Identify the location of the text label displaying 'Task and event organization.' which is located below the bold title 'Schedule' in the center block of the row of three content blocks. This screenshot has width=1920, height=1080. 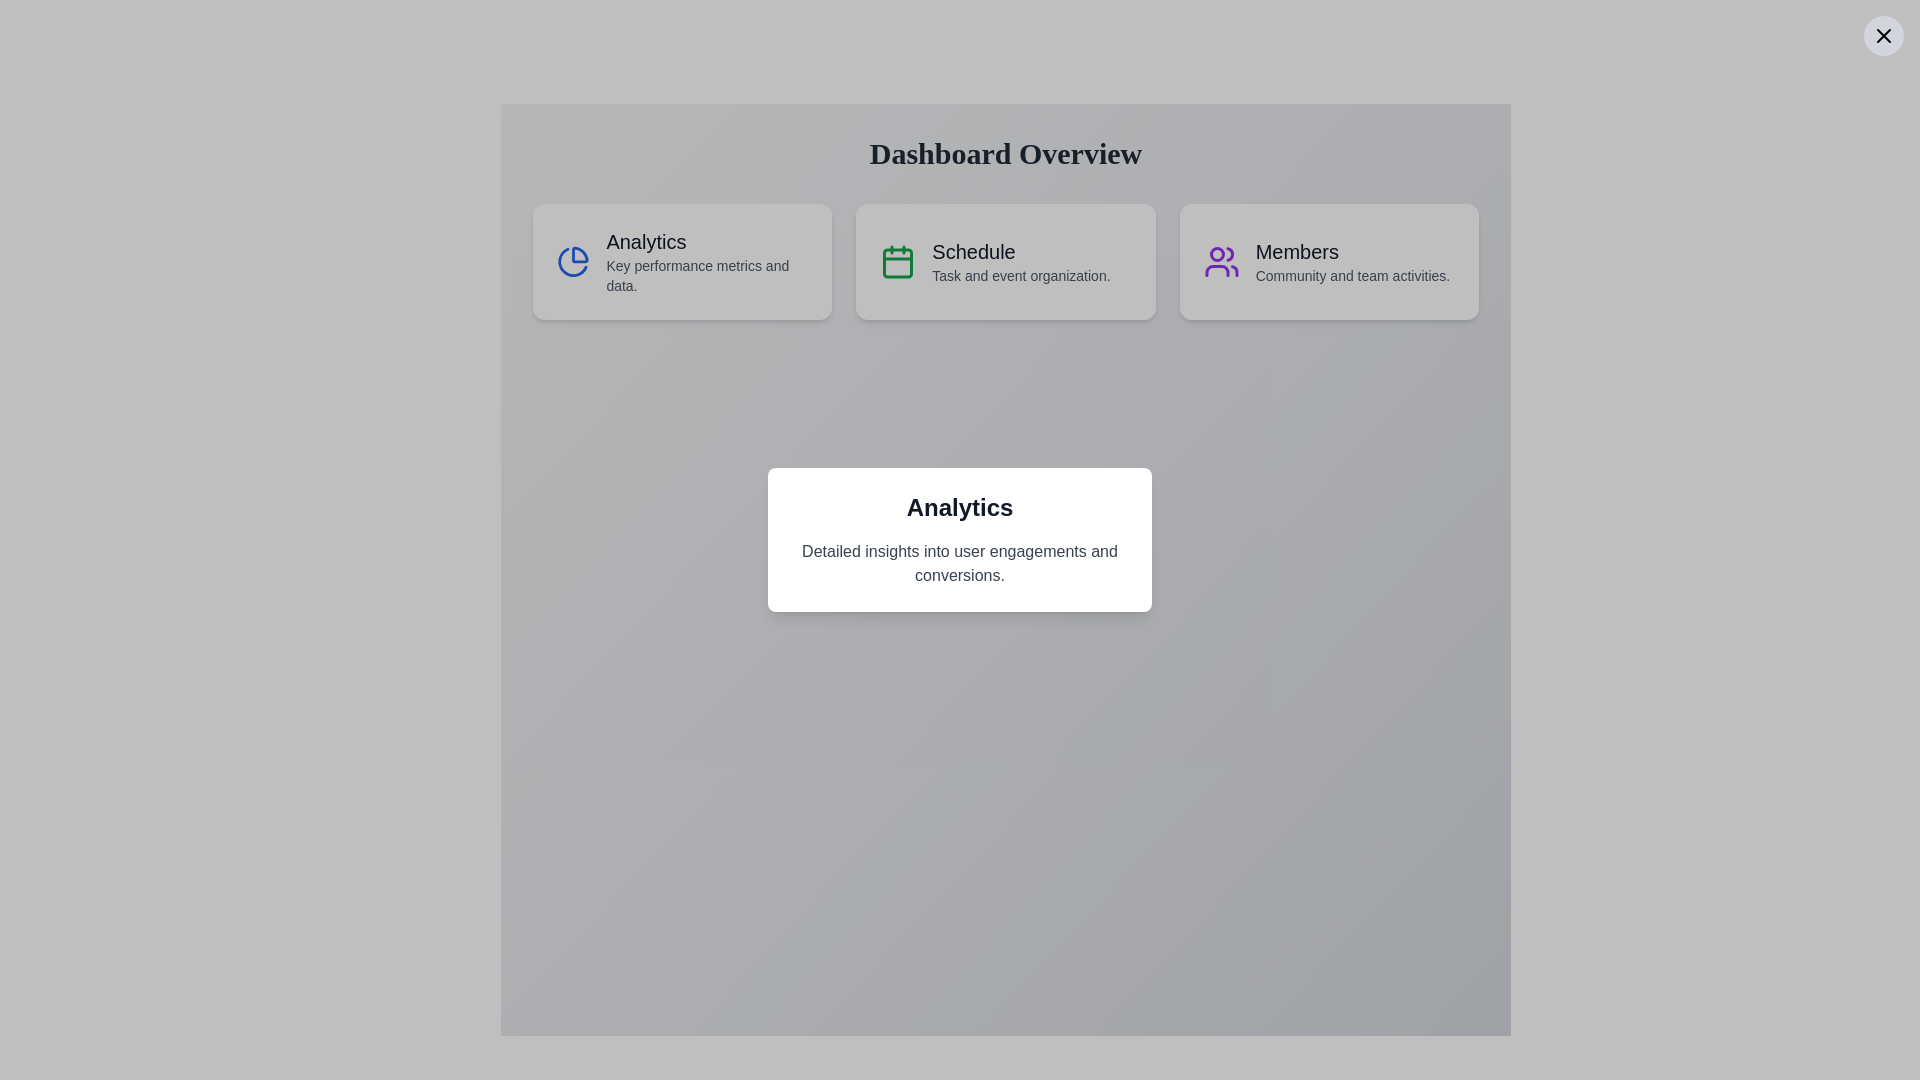
(1021, 276).